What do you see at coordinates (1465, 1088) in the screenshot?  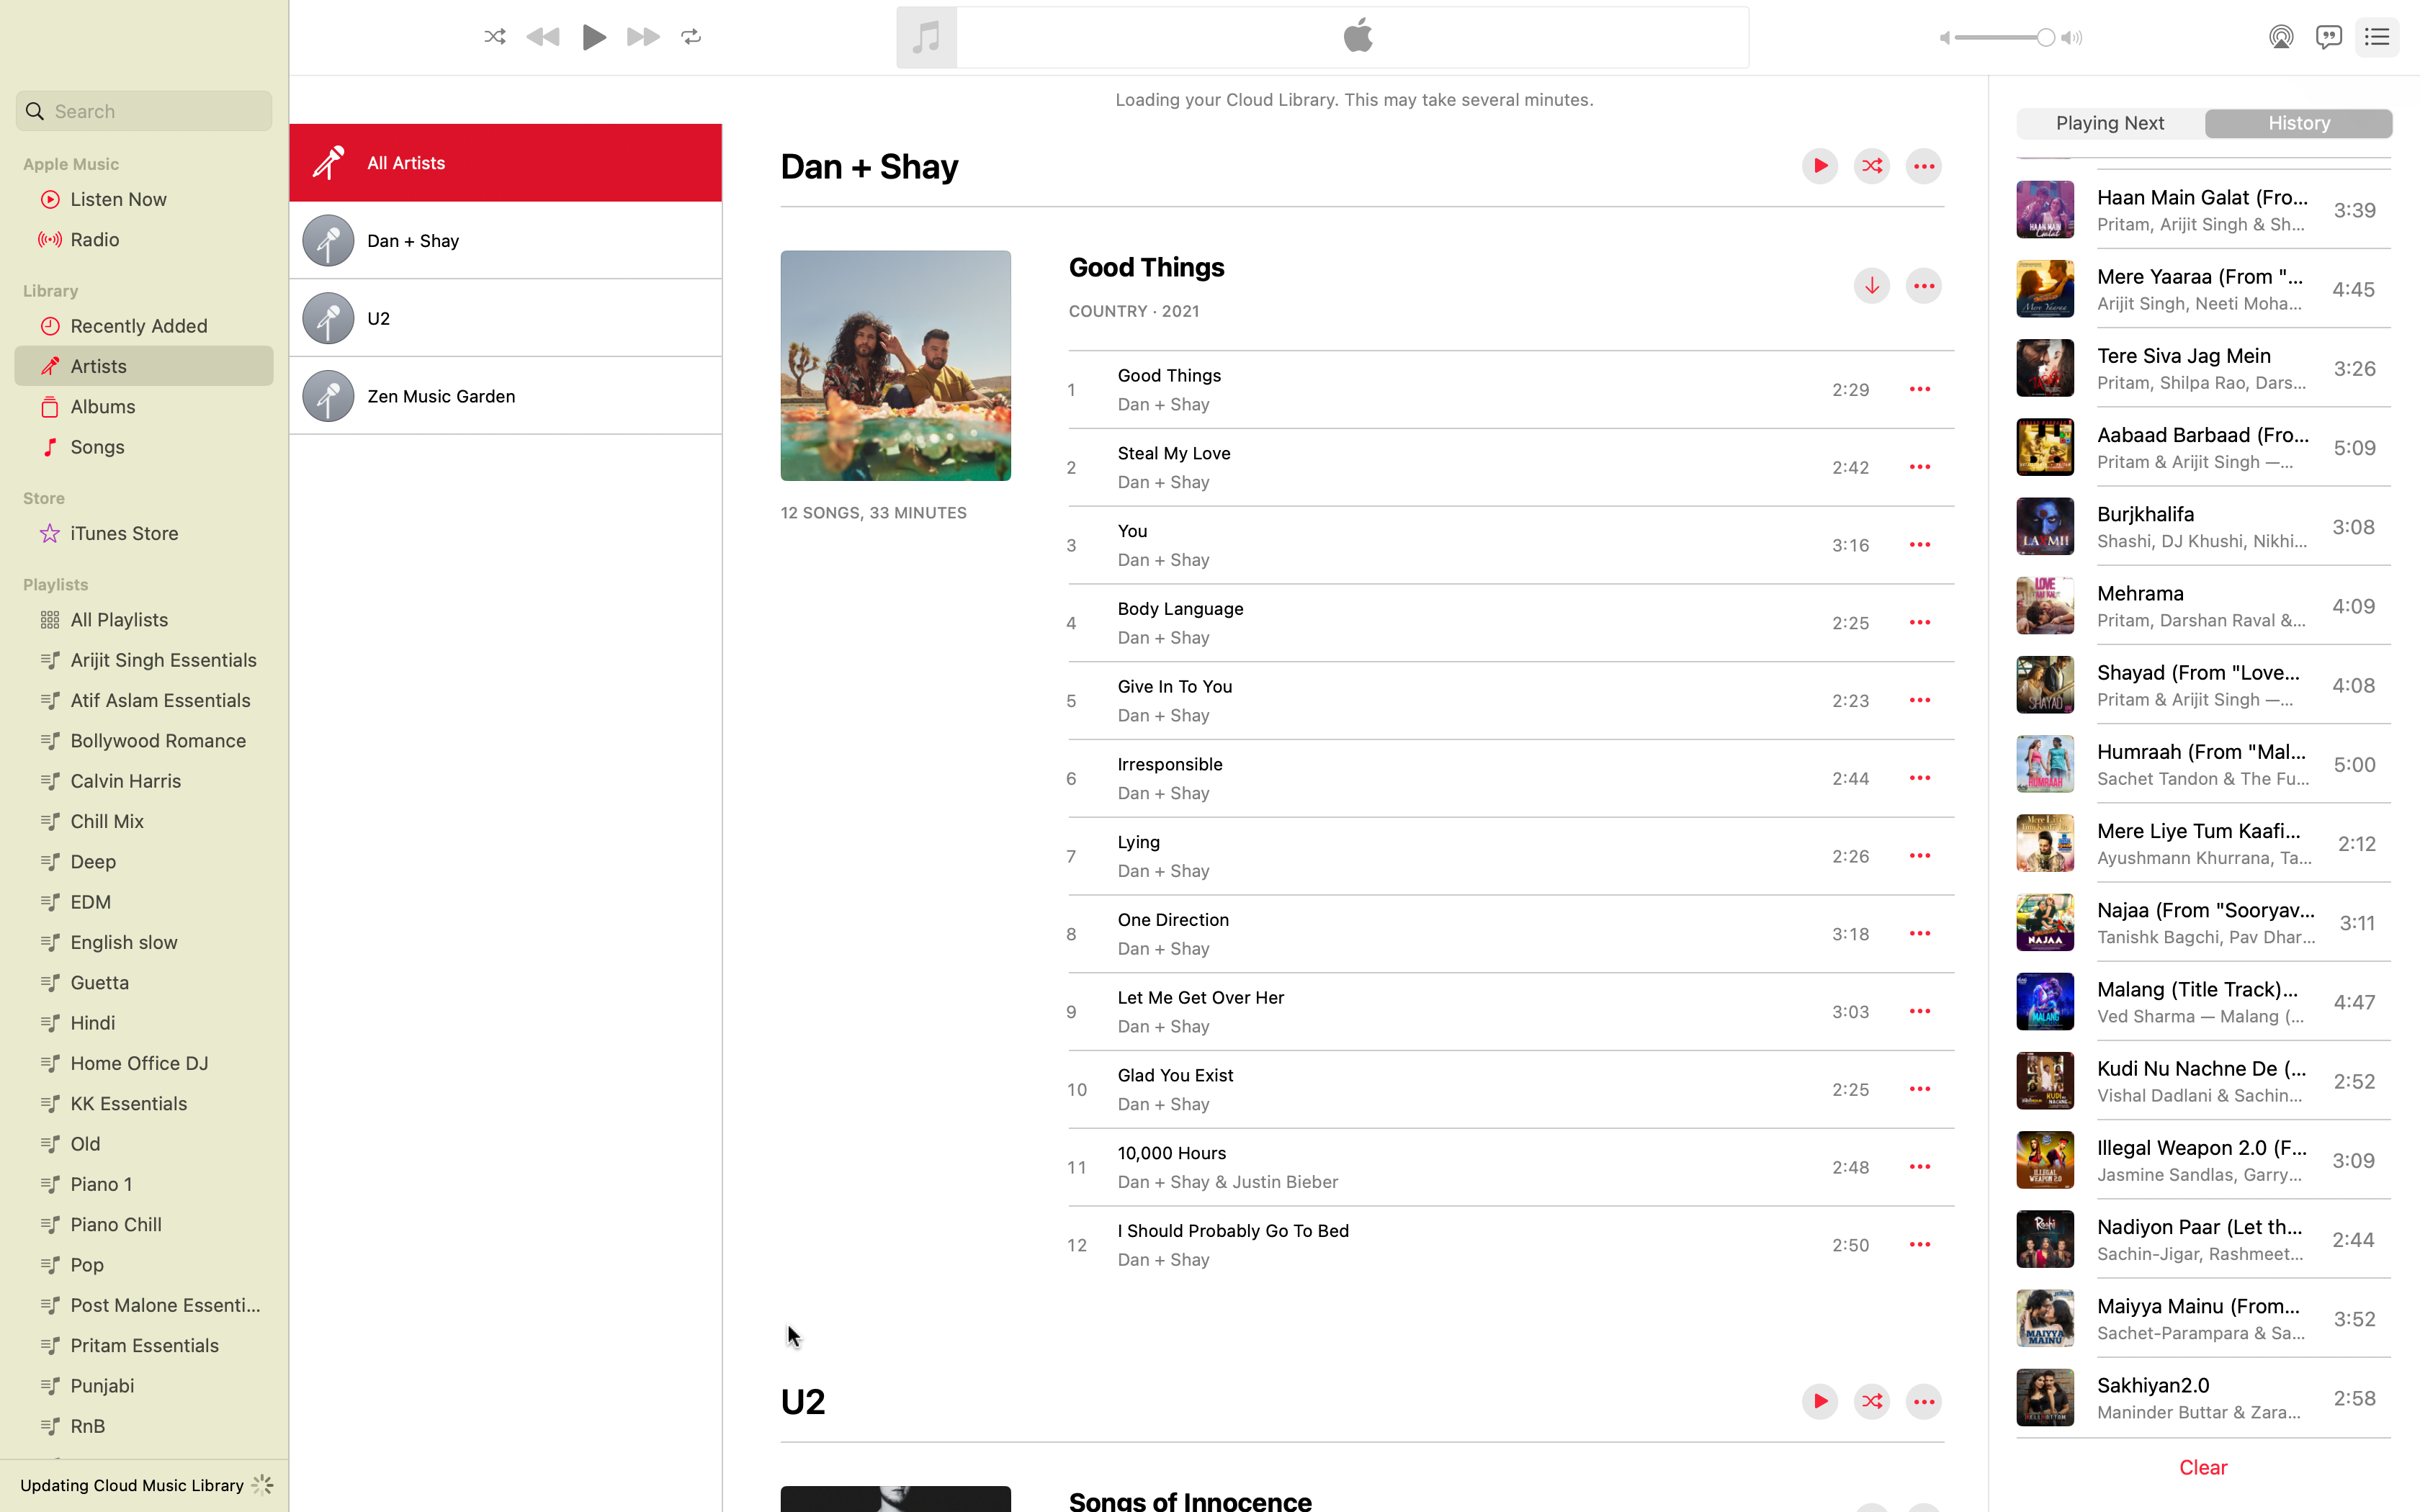 I see `Download the current` at bounding box center [1465, 1088].